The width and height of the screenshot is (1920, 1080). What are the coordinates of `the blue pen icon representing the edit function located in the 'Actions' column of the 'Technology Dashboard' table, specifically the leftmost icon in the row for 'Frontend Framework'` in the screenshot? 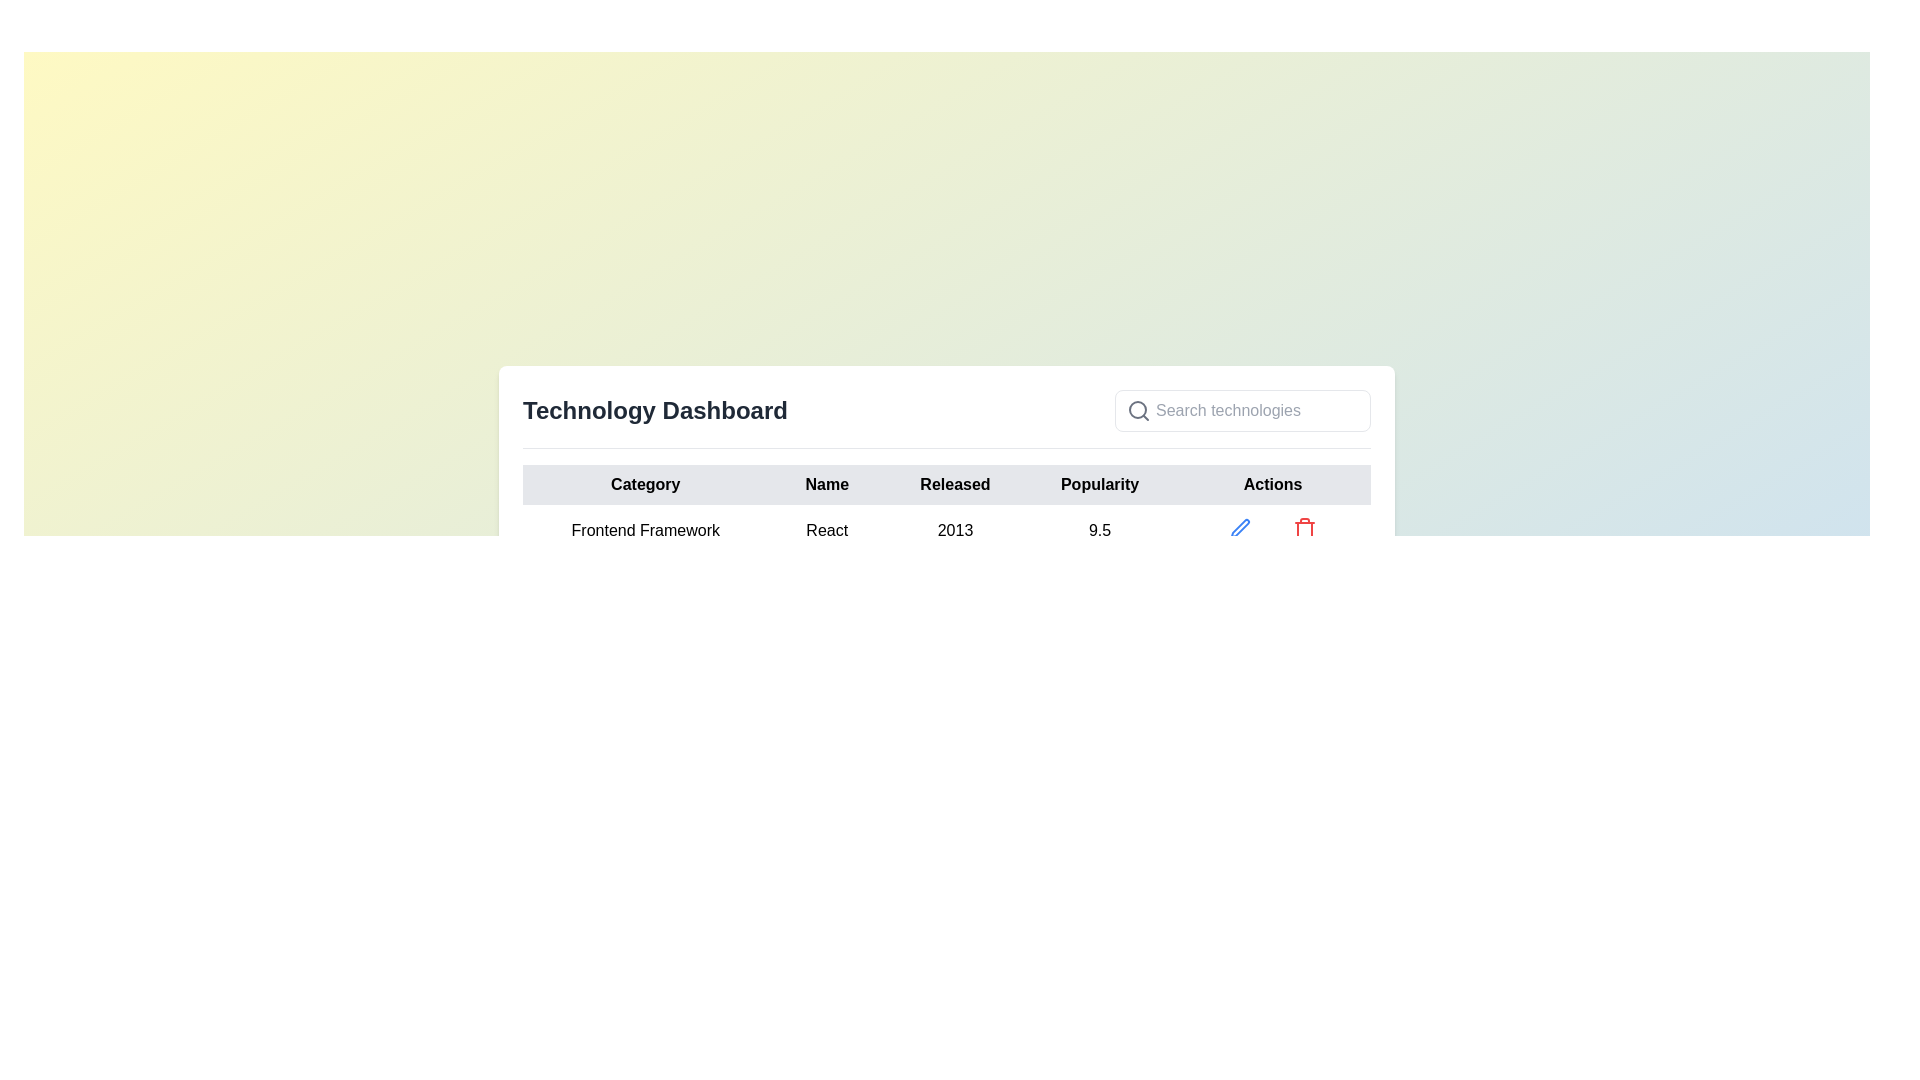 It's located at (1240, 527).